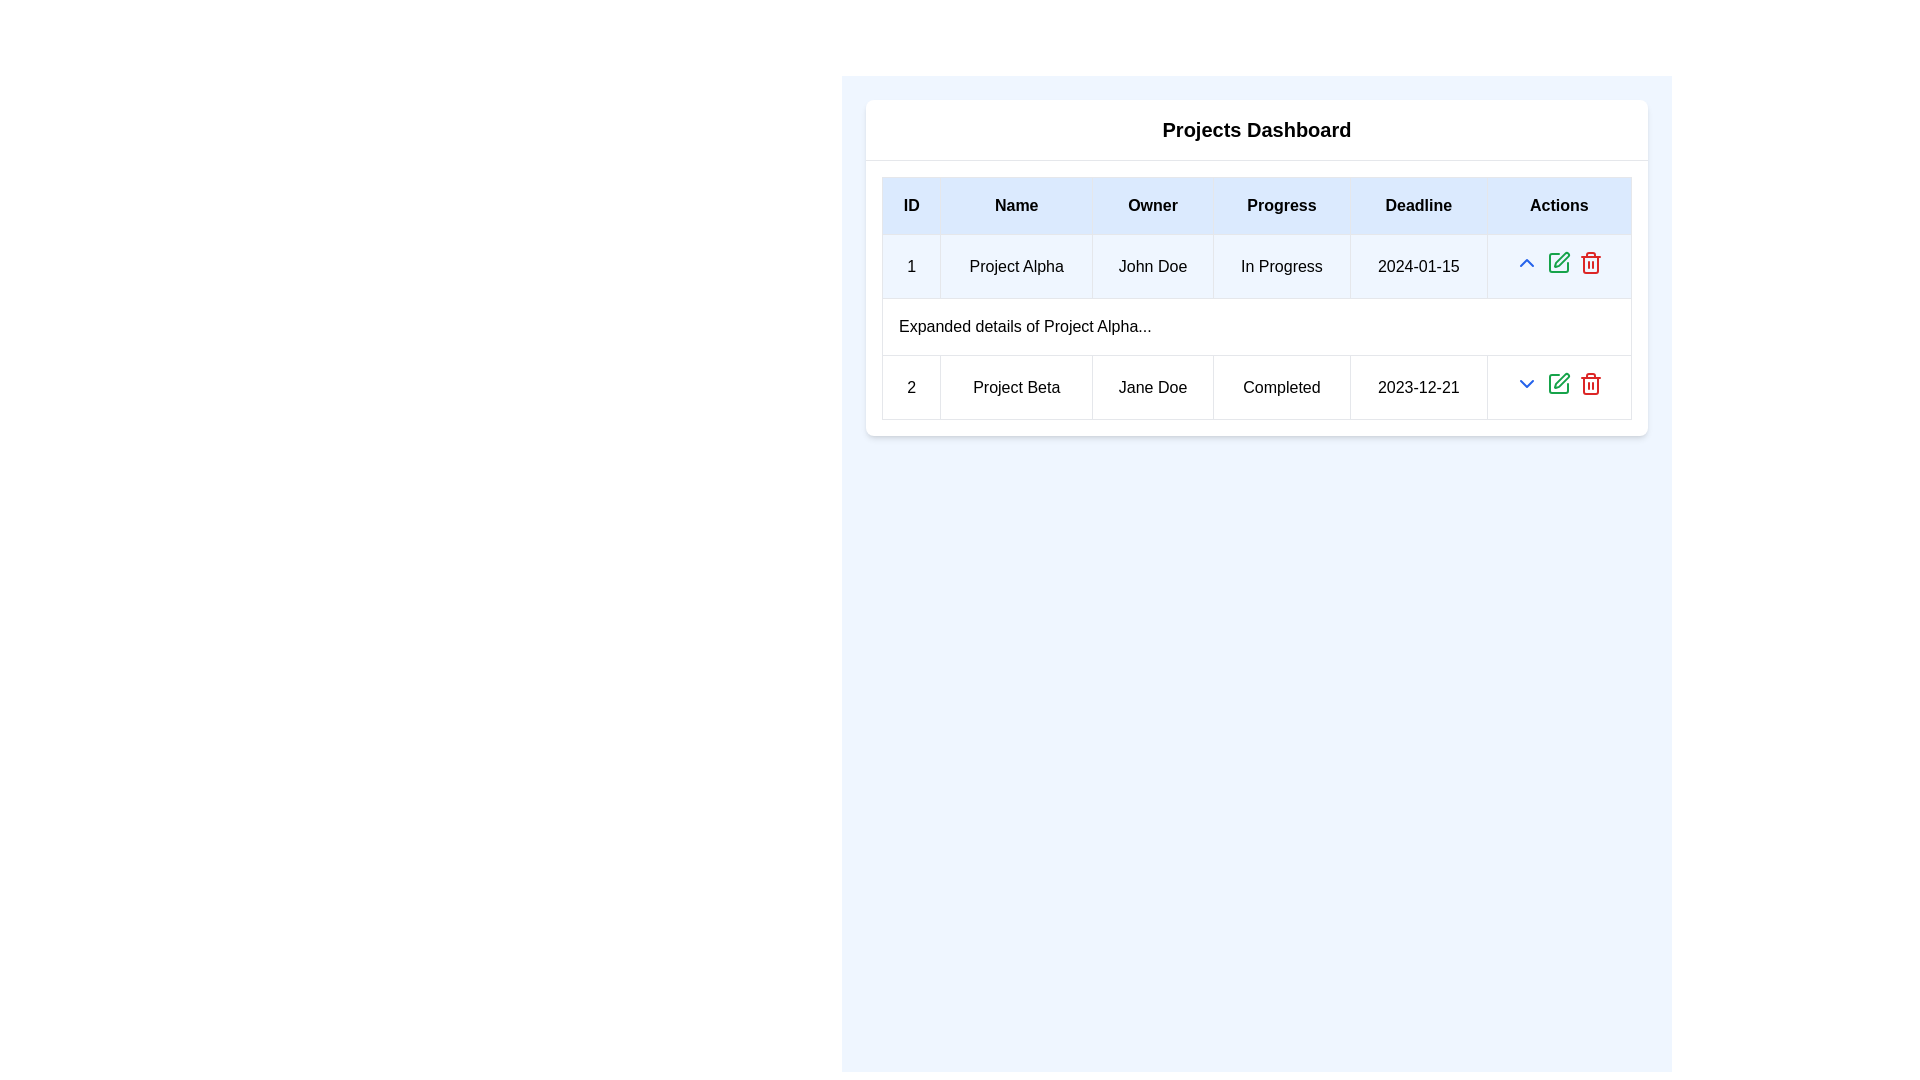 The height and width of the screenshot is (1080, 1920). What do you see at coordinates (1558, 387) in the screenshot?
I see `the interactive control group in the 'Actions' column of the second row` at bounding box center [1558, 387].